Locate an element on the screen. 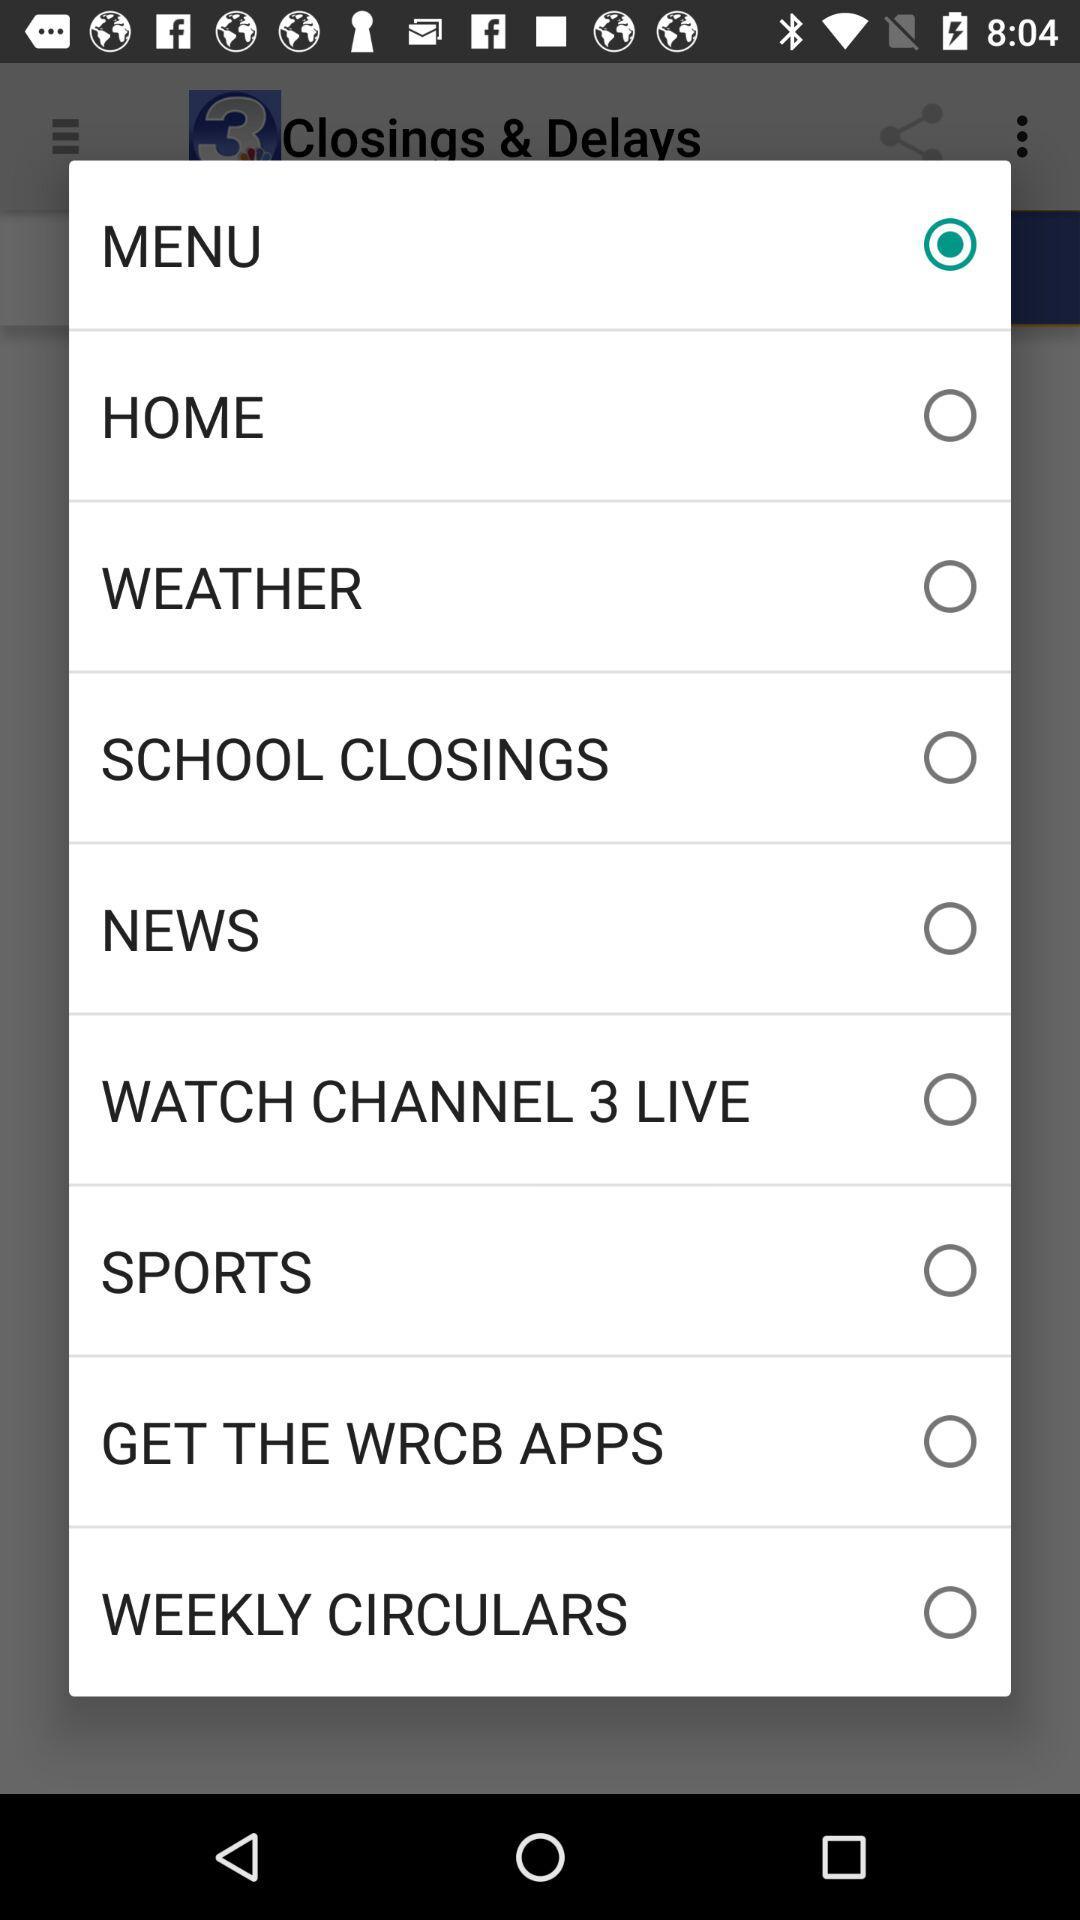  icon above home item is located at coordinates (540, 243).